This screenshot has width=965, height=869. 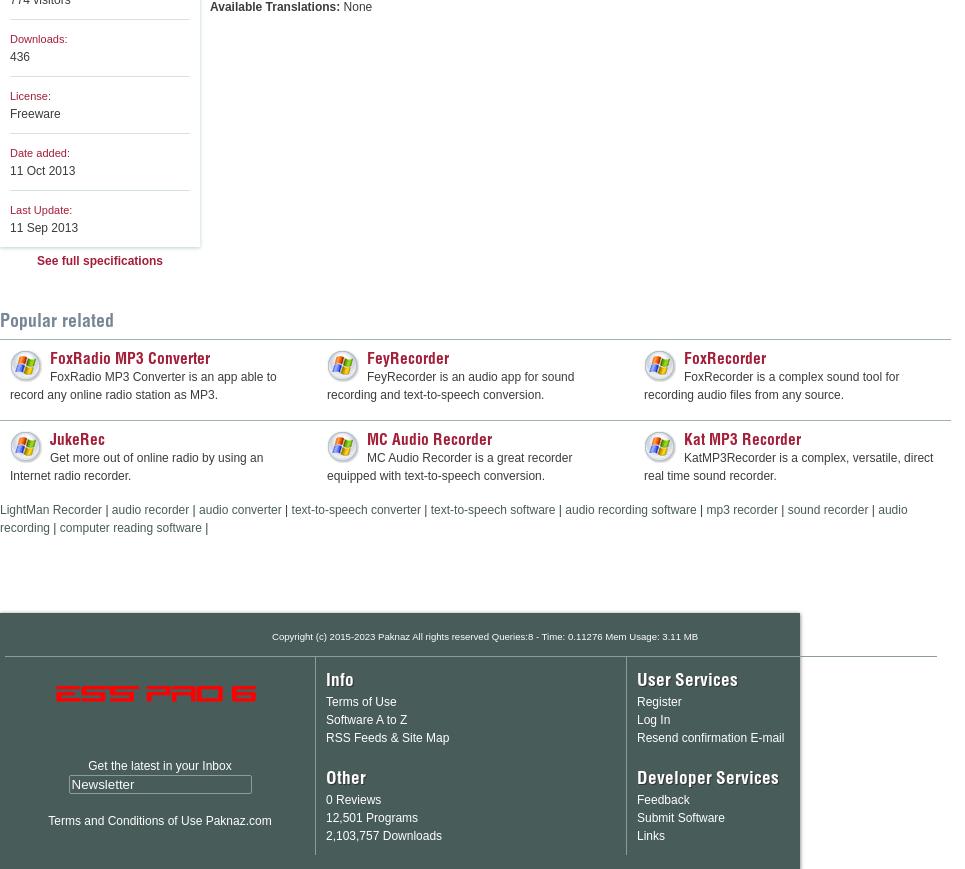 I want to click on '11 Sep 2013', so click(x=44, y=227).